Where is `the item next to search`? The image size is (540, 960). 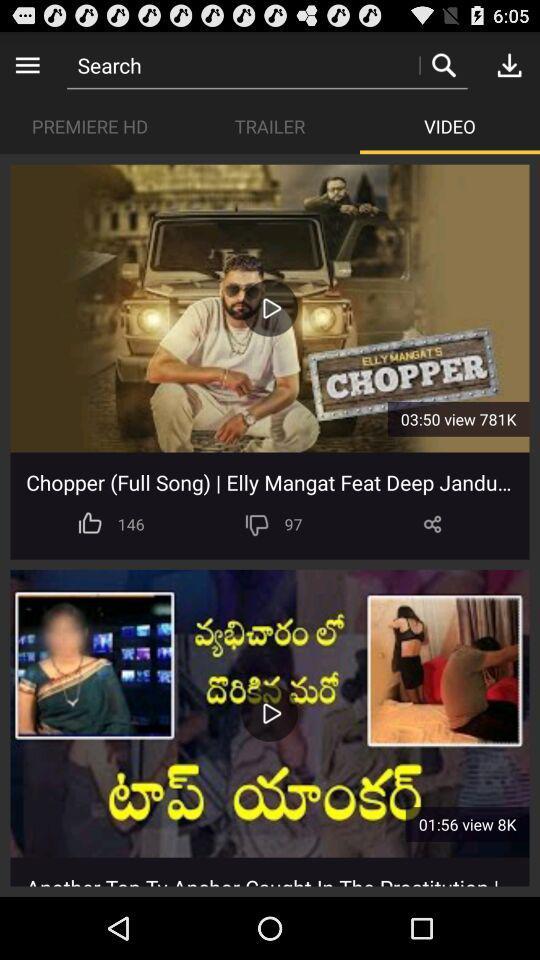
the item next to search is located at coordinates (26, 64).